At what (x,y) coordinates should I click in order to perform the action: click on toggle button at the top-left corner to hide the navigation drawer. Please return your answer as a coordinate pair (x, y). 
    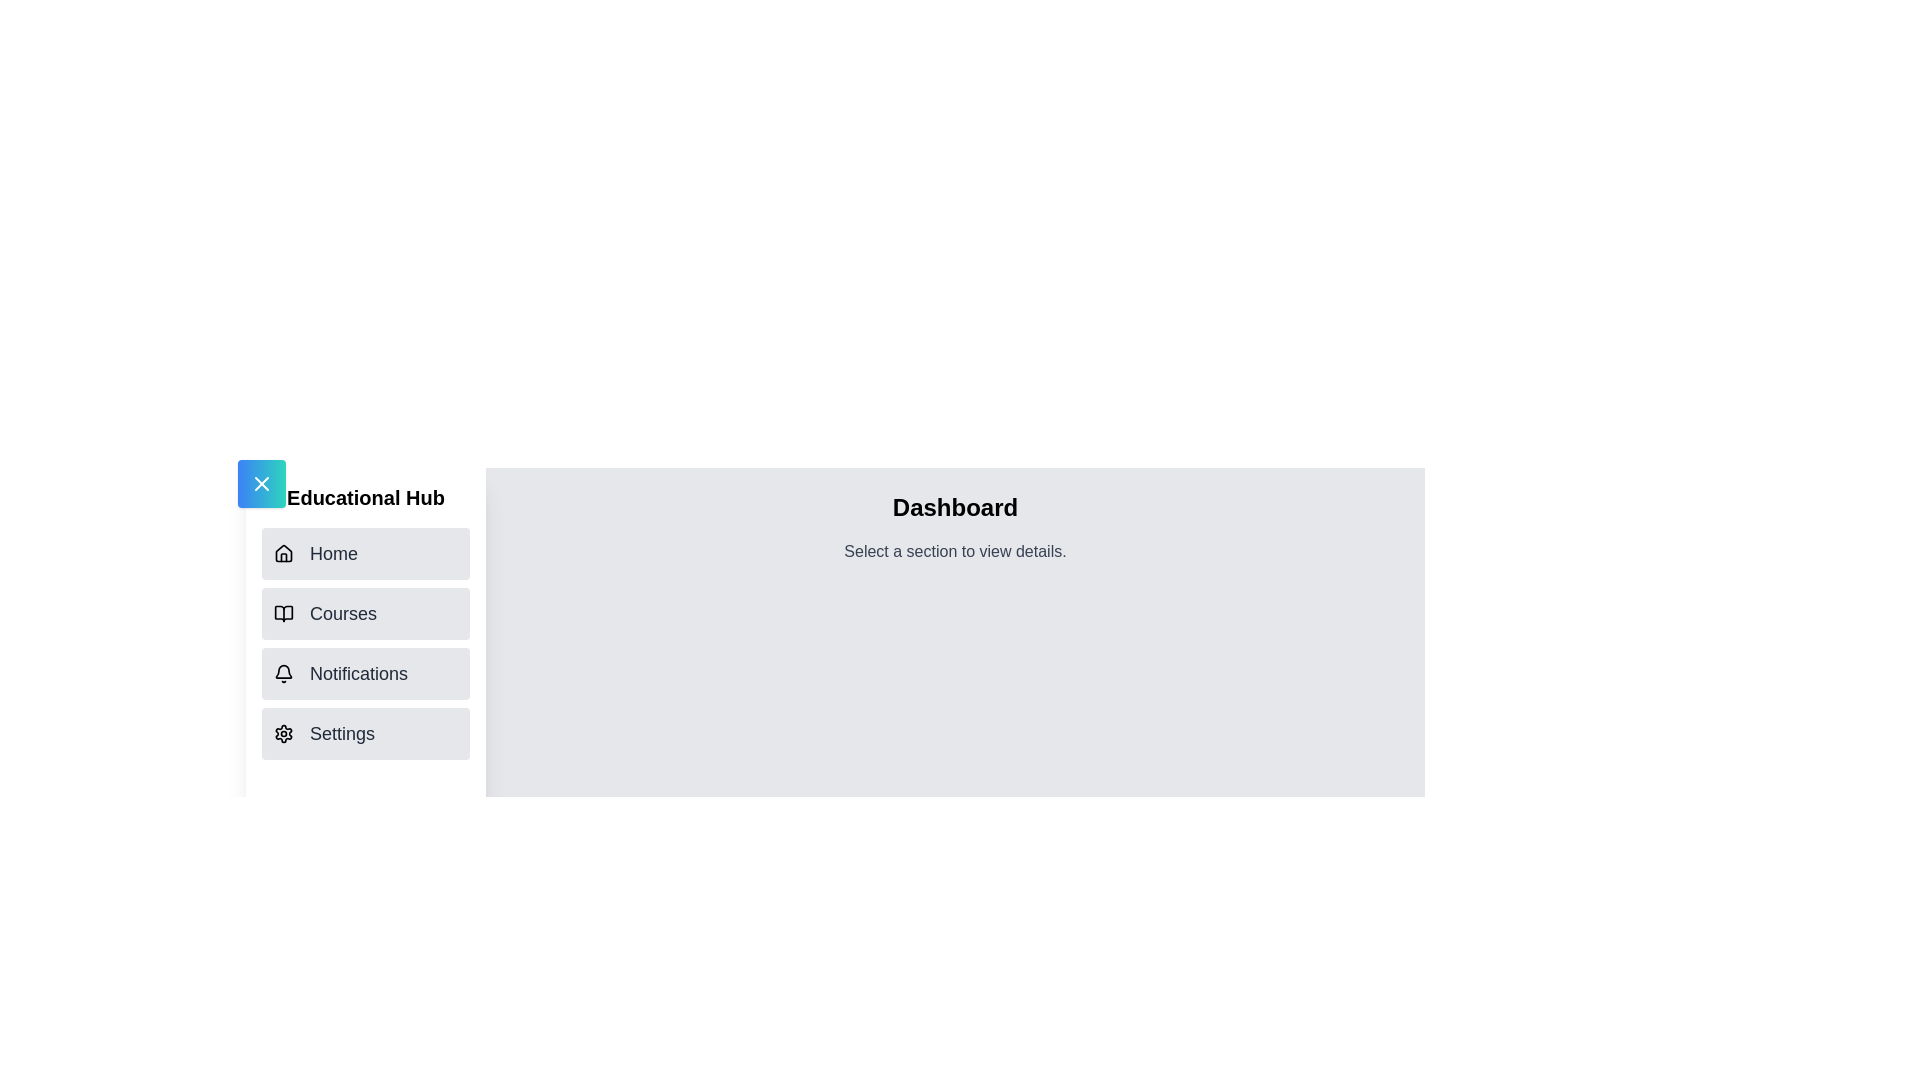
    Looking at the image, I should click on (261, 483).